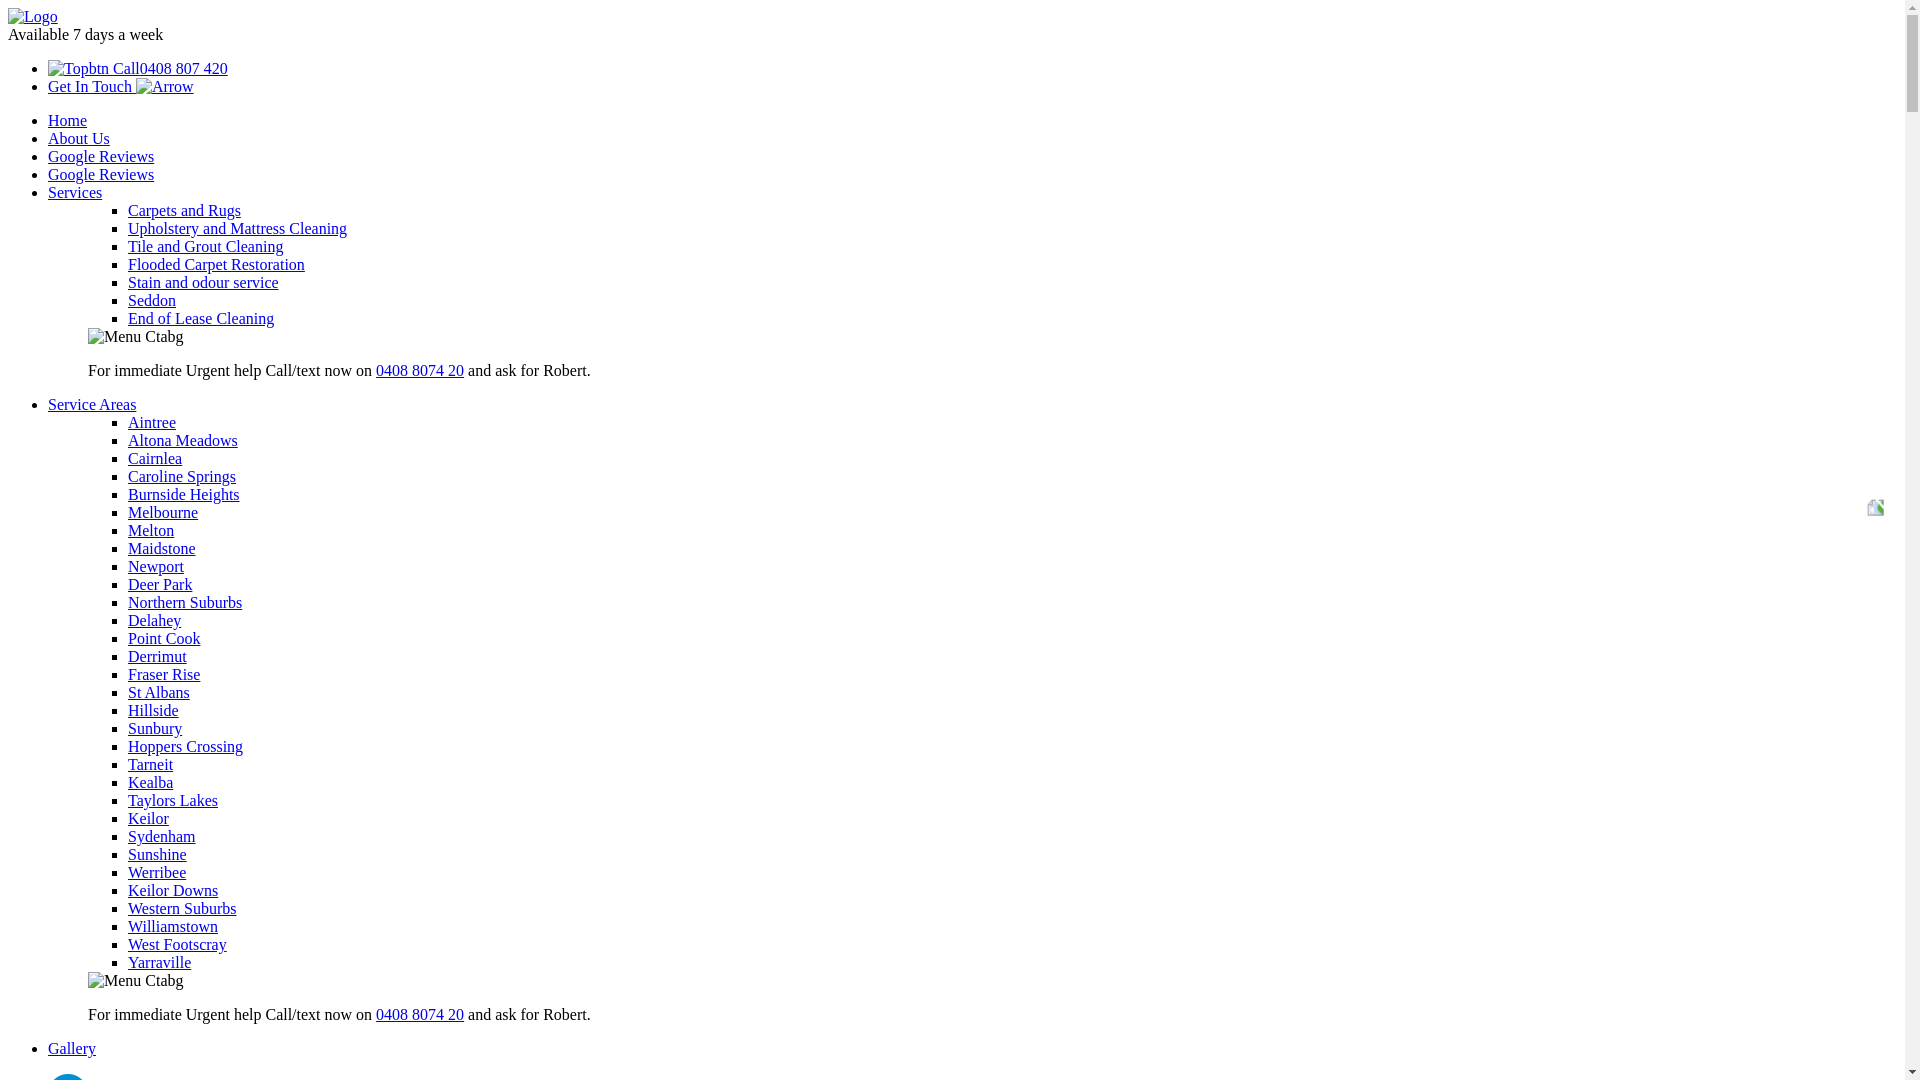 The image size is (1920, 1080). I want to click on 'Fraser Rise', so click(163, 674).